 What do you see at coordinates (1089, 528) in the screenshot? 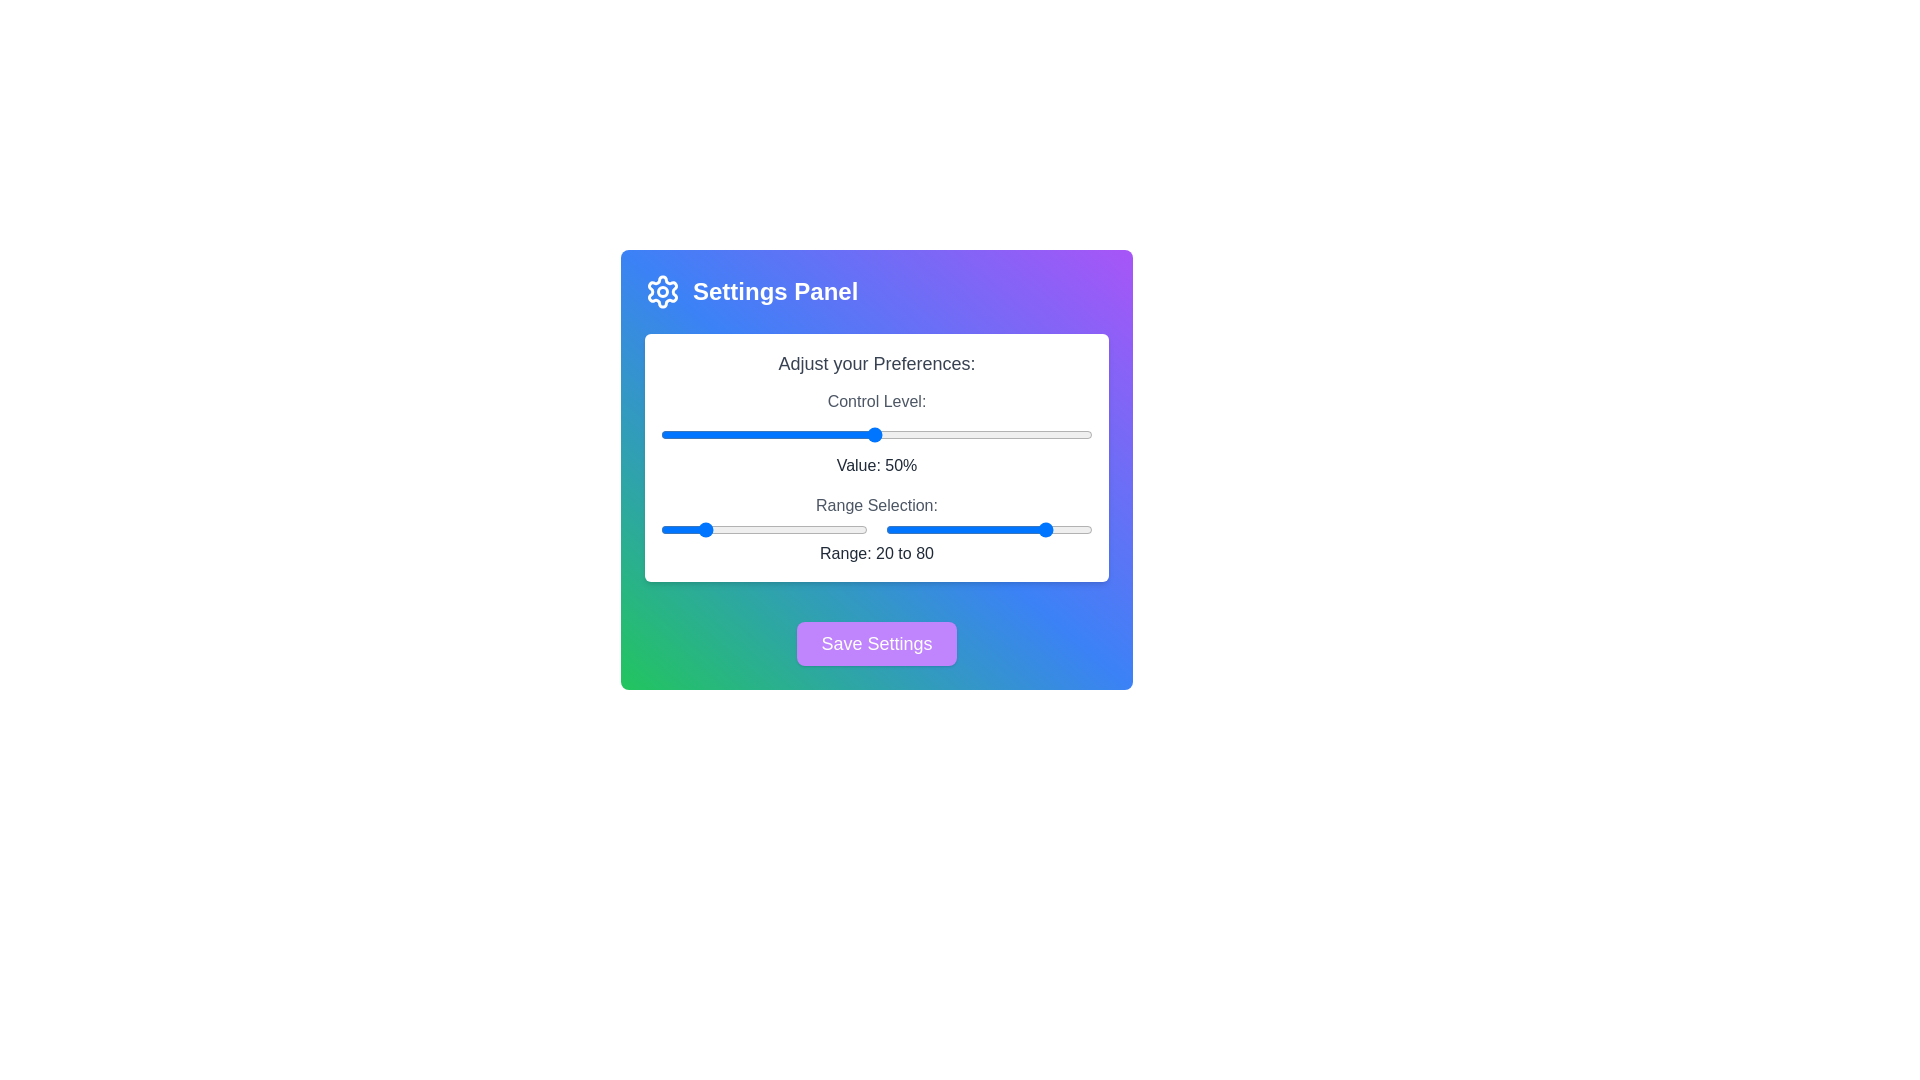
I see `the slider` at bounding box center [1089, 528].